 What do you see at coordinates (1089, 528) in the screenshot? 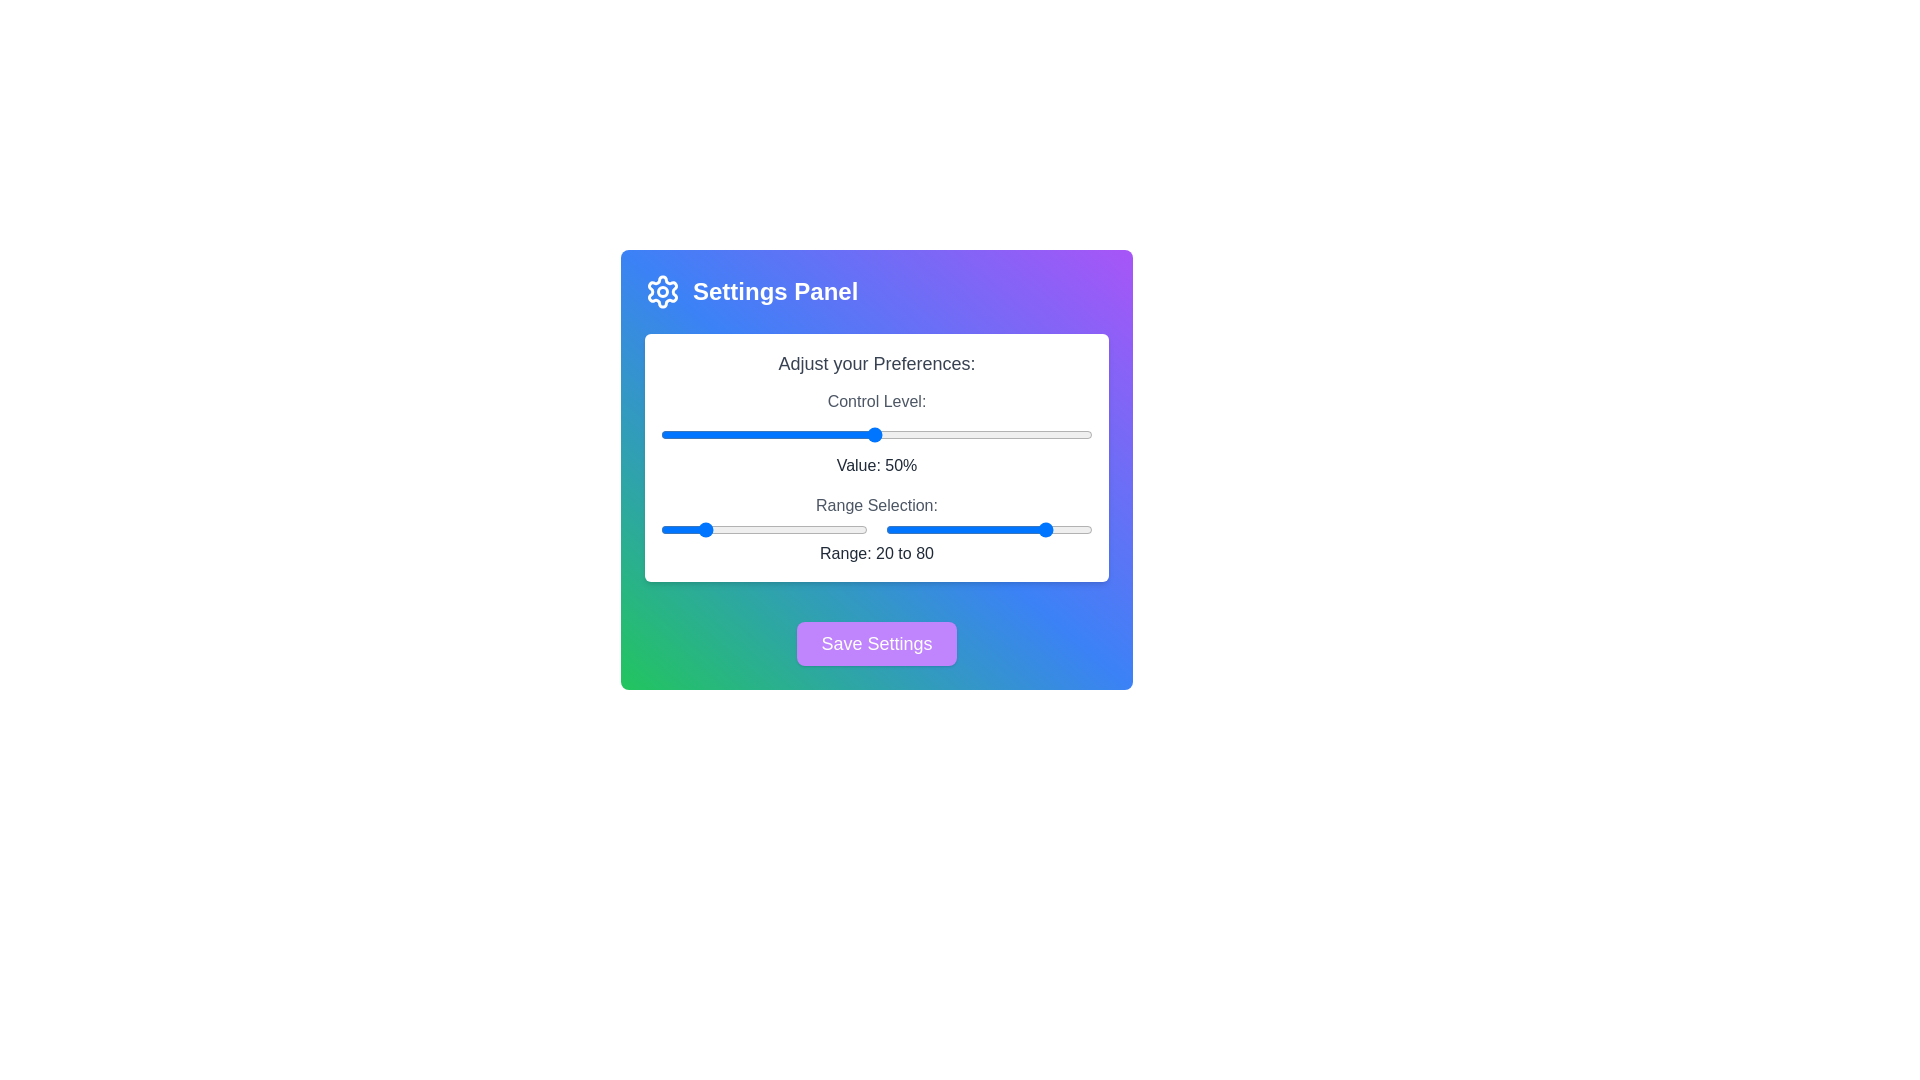
I see `the slider` at bounding box center [1089, 528].